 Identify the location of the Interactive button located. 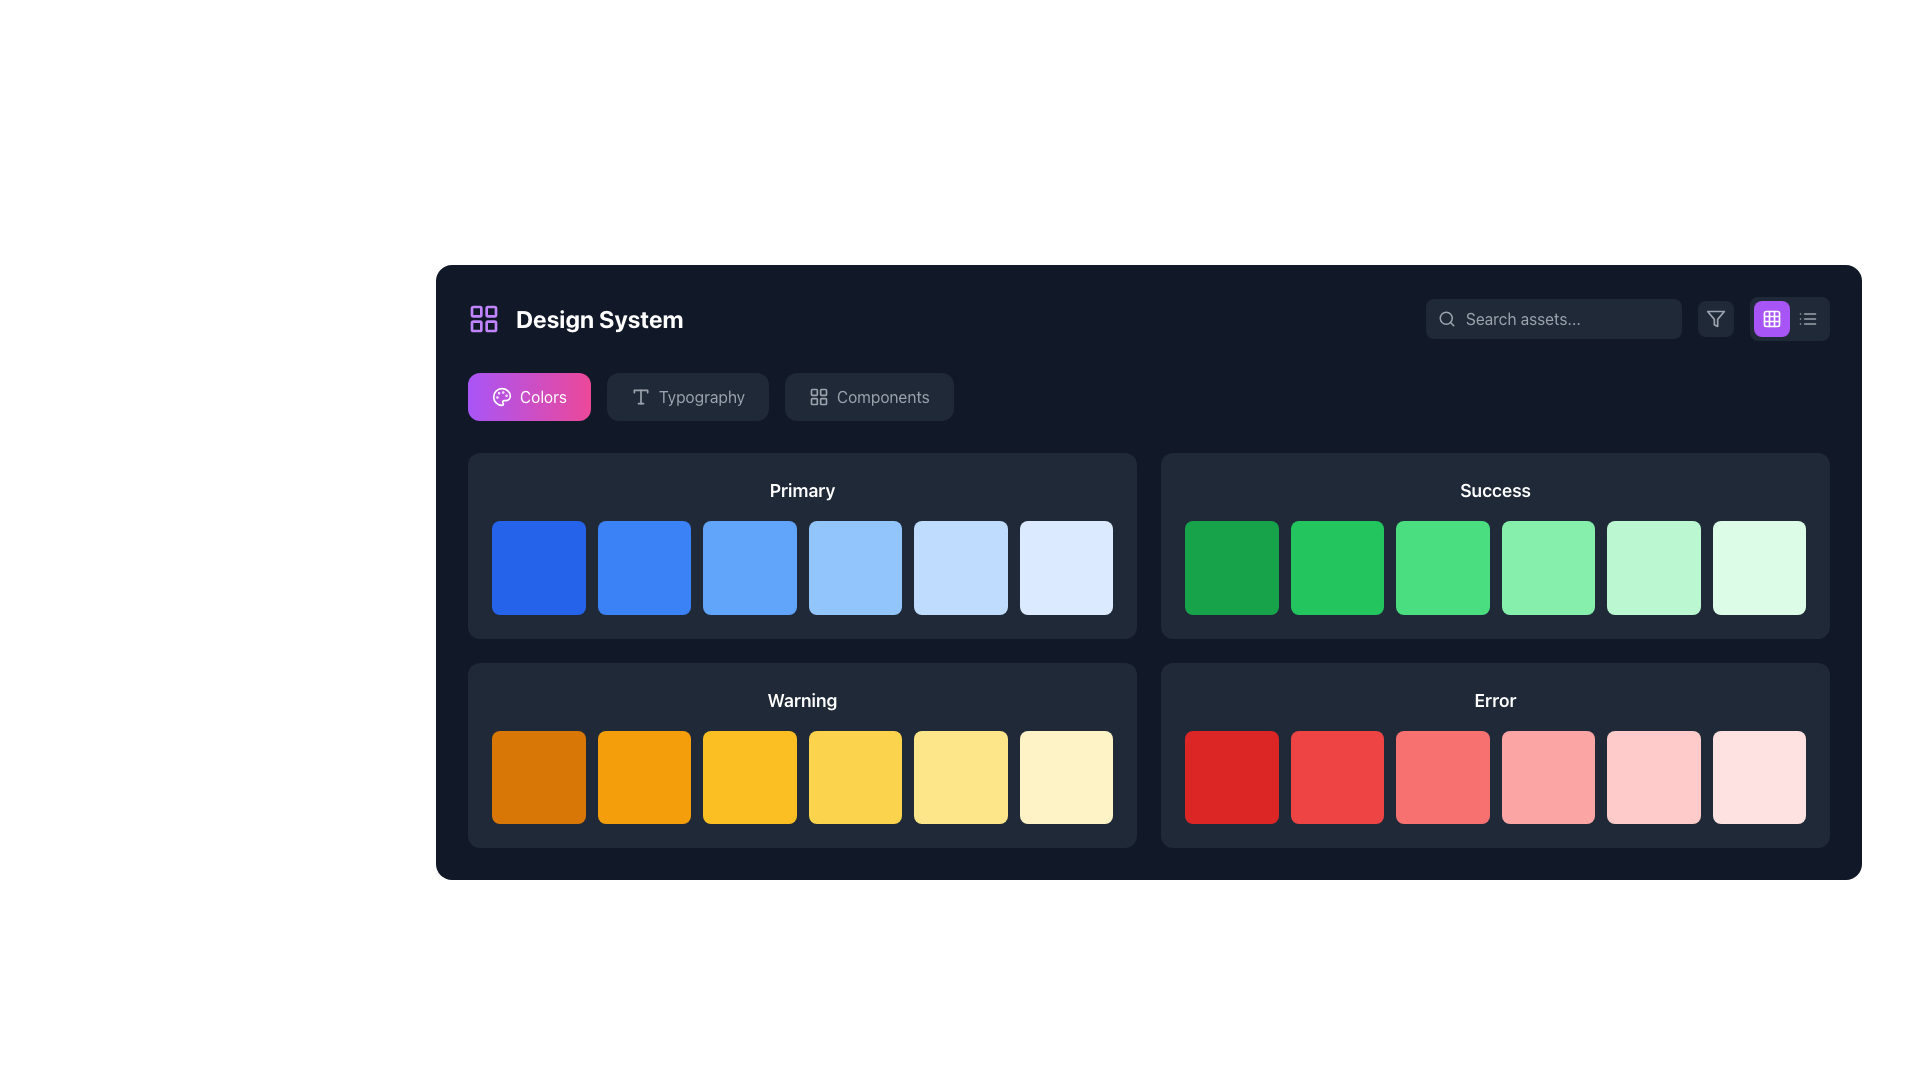
(869, 397).